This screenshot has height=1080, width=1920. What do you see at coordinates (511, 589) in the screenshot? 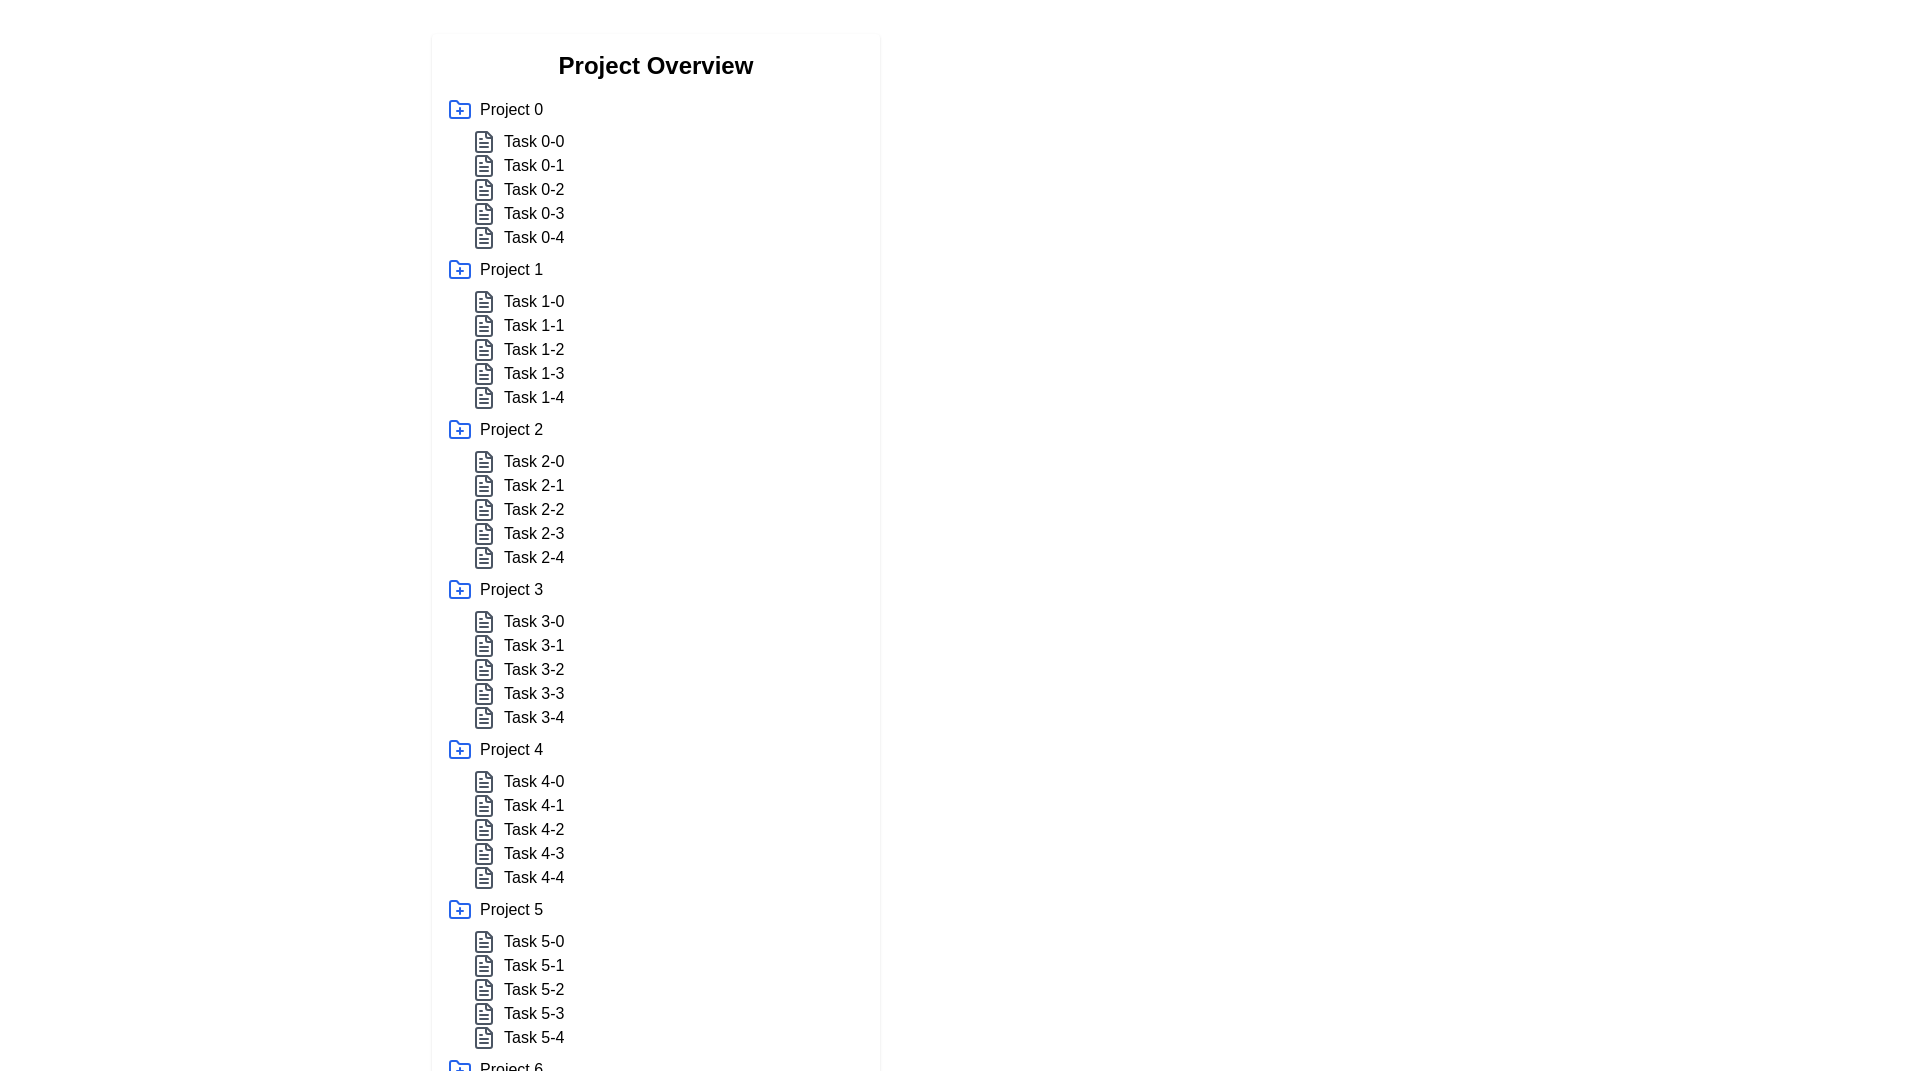
I see `the Text Label that identifies 'Project 3', located in the fourth group under 'Project Overview'` at bounding box center [511, 589].